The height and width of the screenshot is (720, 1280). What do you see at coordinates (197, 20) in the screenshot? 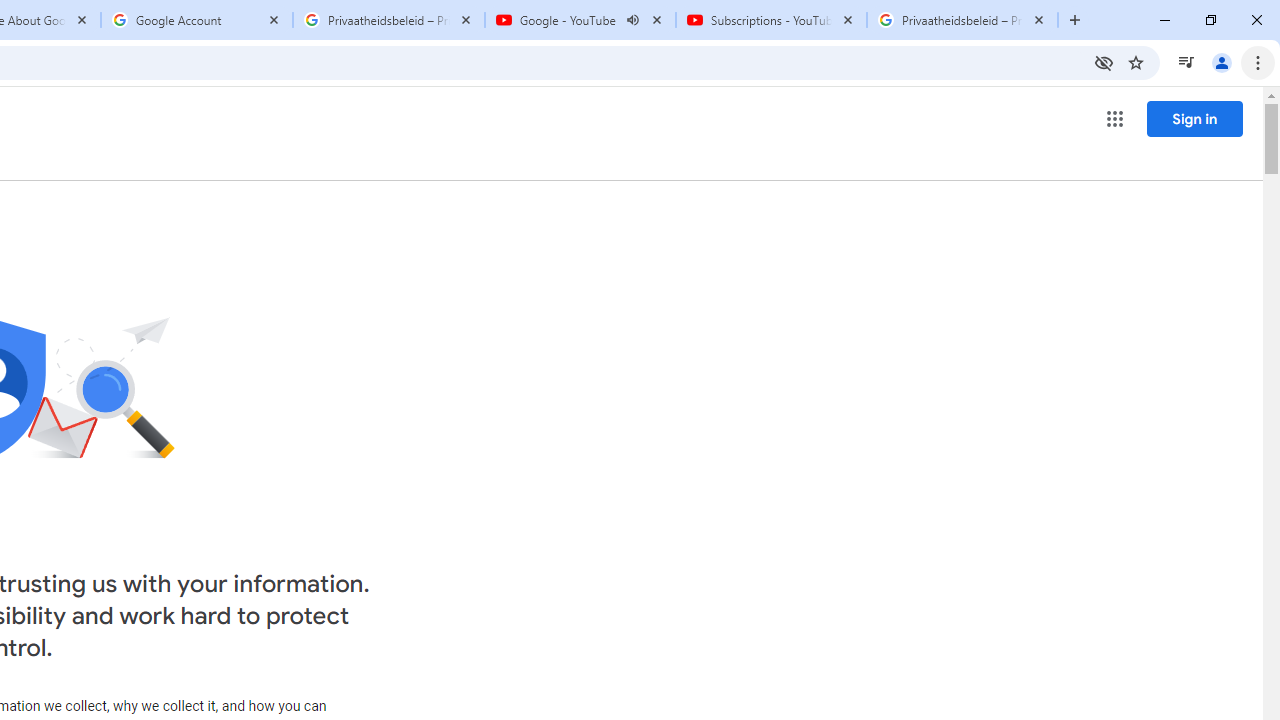
I see `'Google Account'` at bounding box center [197, 20].